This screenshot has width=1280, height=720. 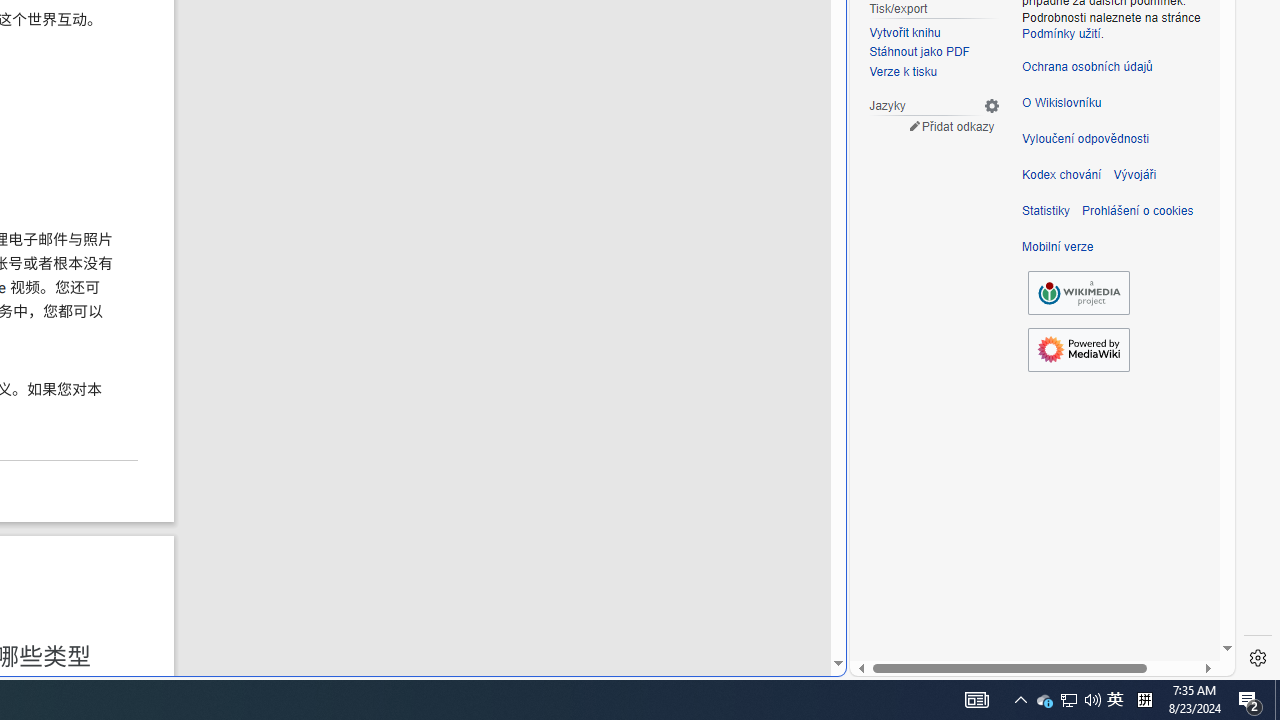 What do you see at coordinates (934, 71) in the screenshot?
I see `'Verze k tisku'` at bounding box center [934, 71].